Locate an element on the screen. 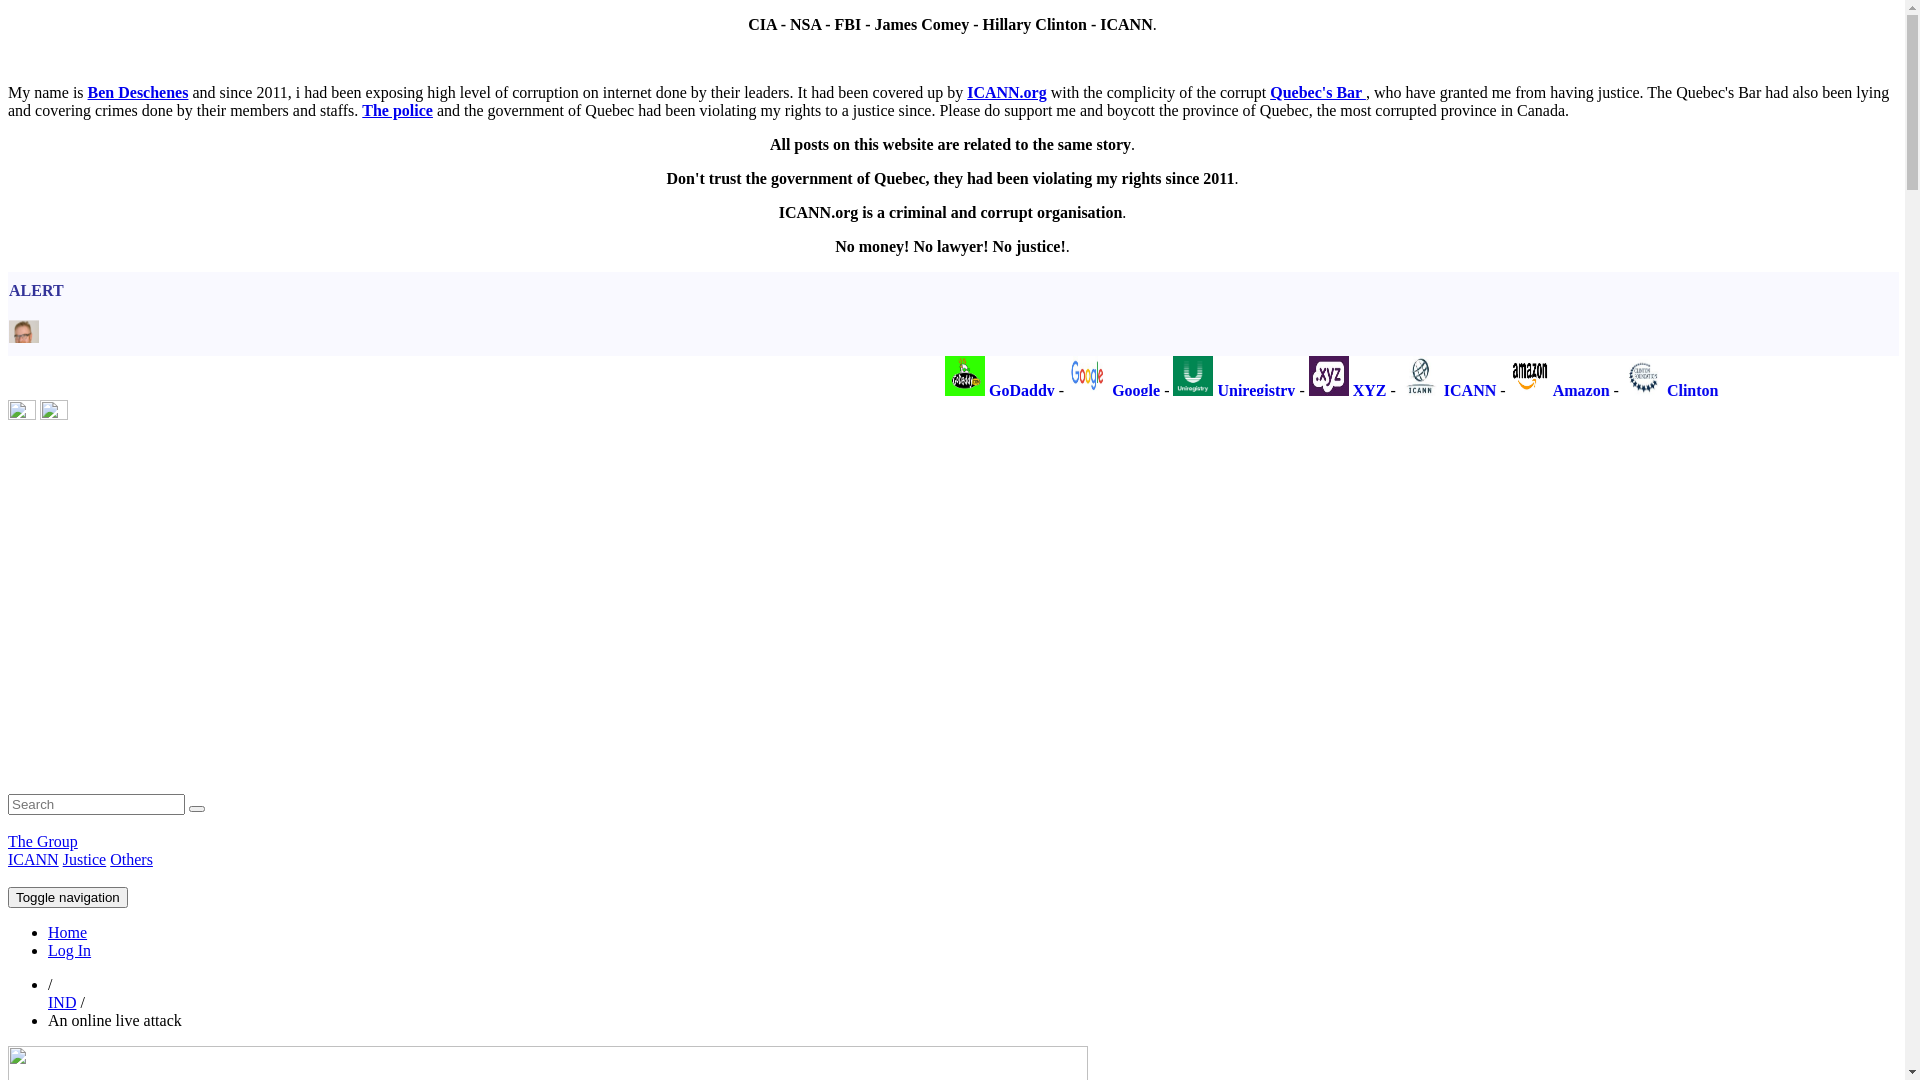  'Justice' is located at coordinates (84, 858).